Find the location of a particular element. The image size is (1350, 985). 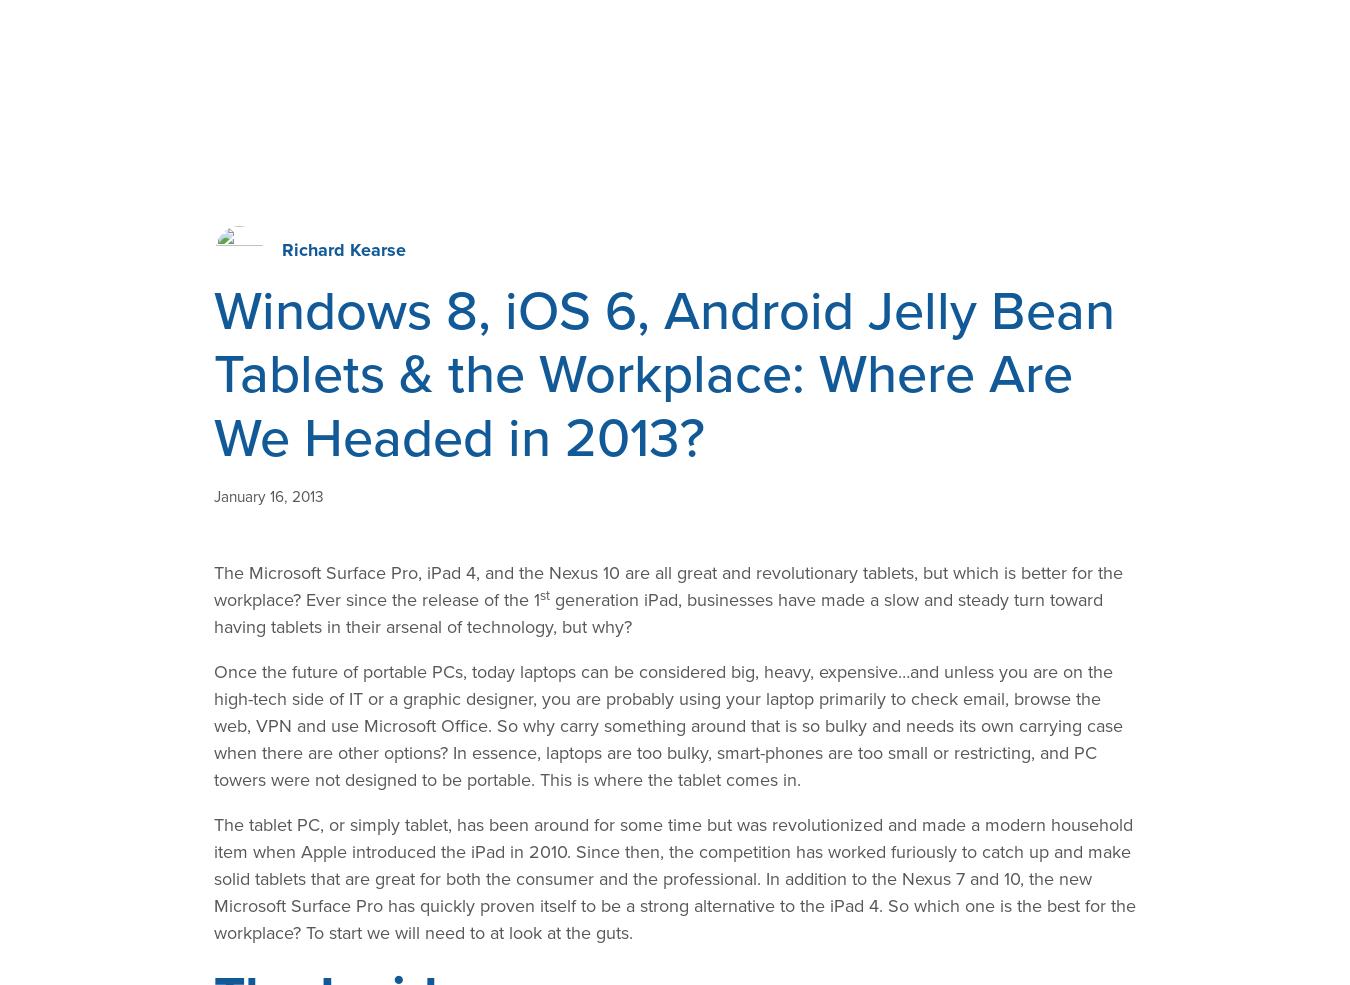

'Industries' is located at coordinates (520, 44).